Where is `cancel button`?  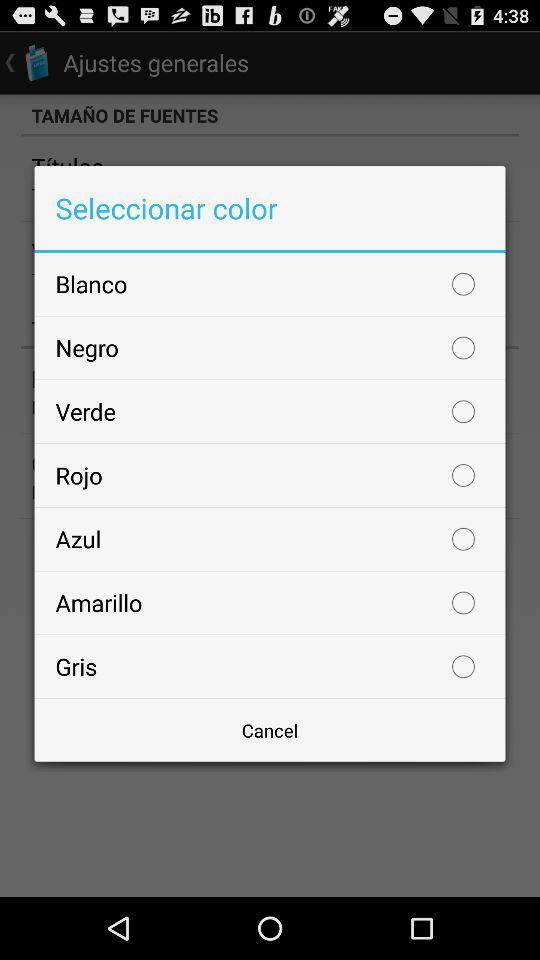 cancel button is located at coordinates (270, 729).